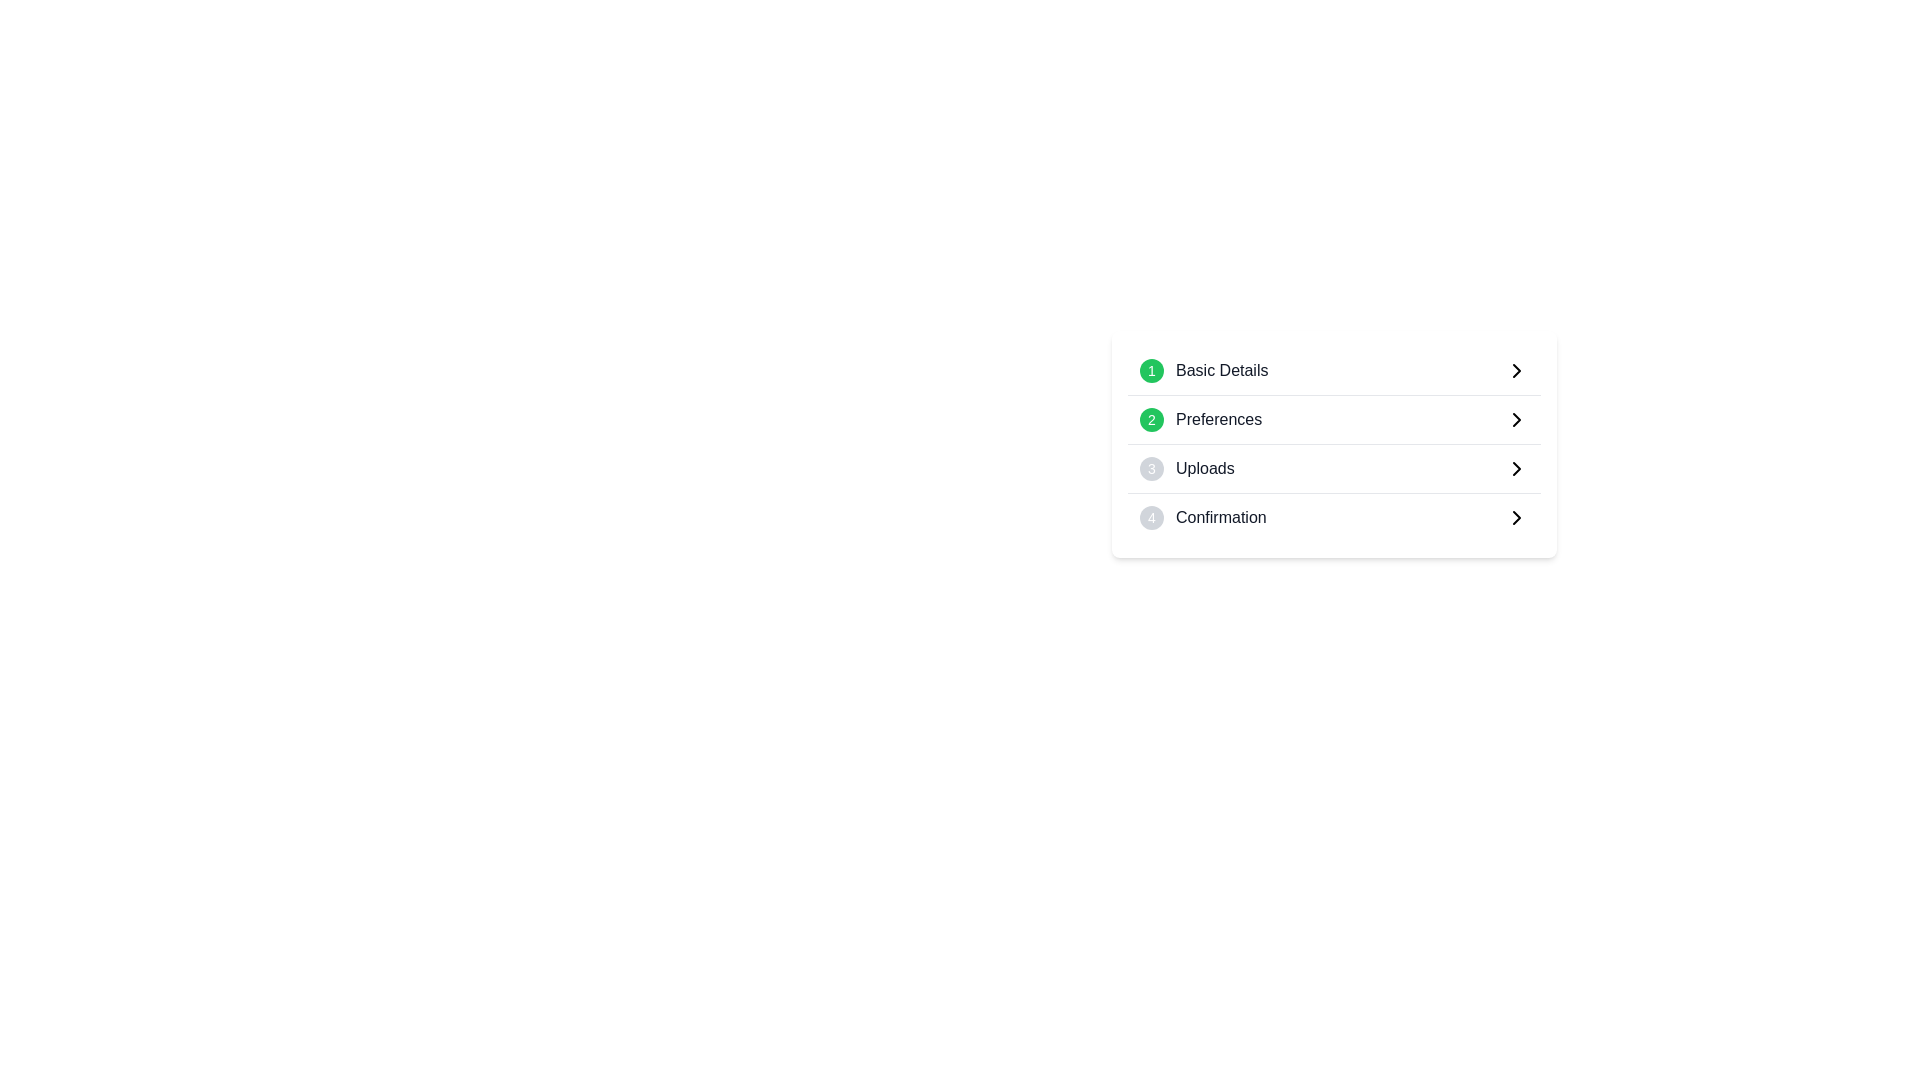 Image resolution: width=1920 pixels, height=1080 pixels. I want to click on the fourth list item representing the 'Confirmation' step in the navigation process to proceed to that step, so click(1334, 516).